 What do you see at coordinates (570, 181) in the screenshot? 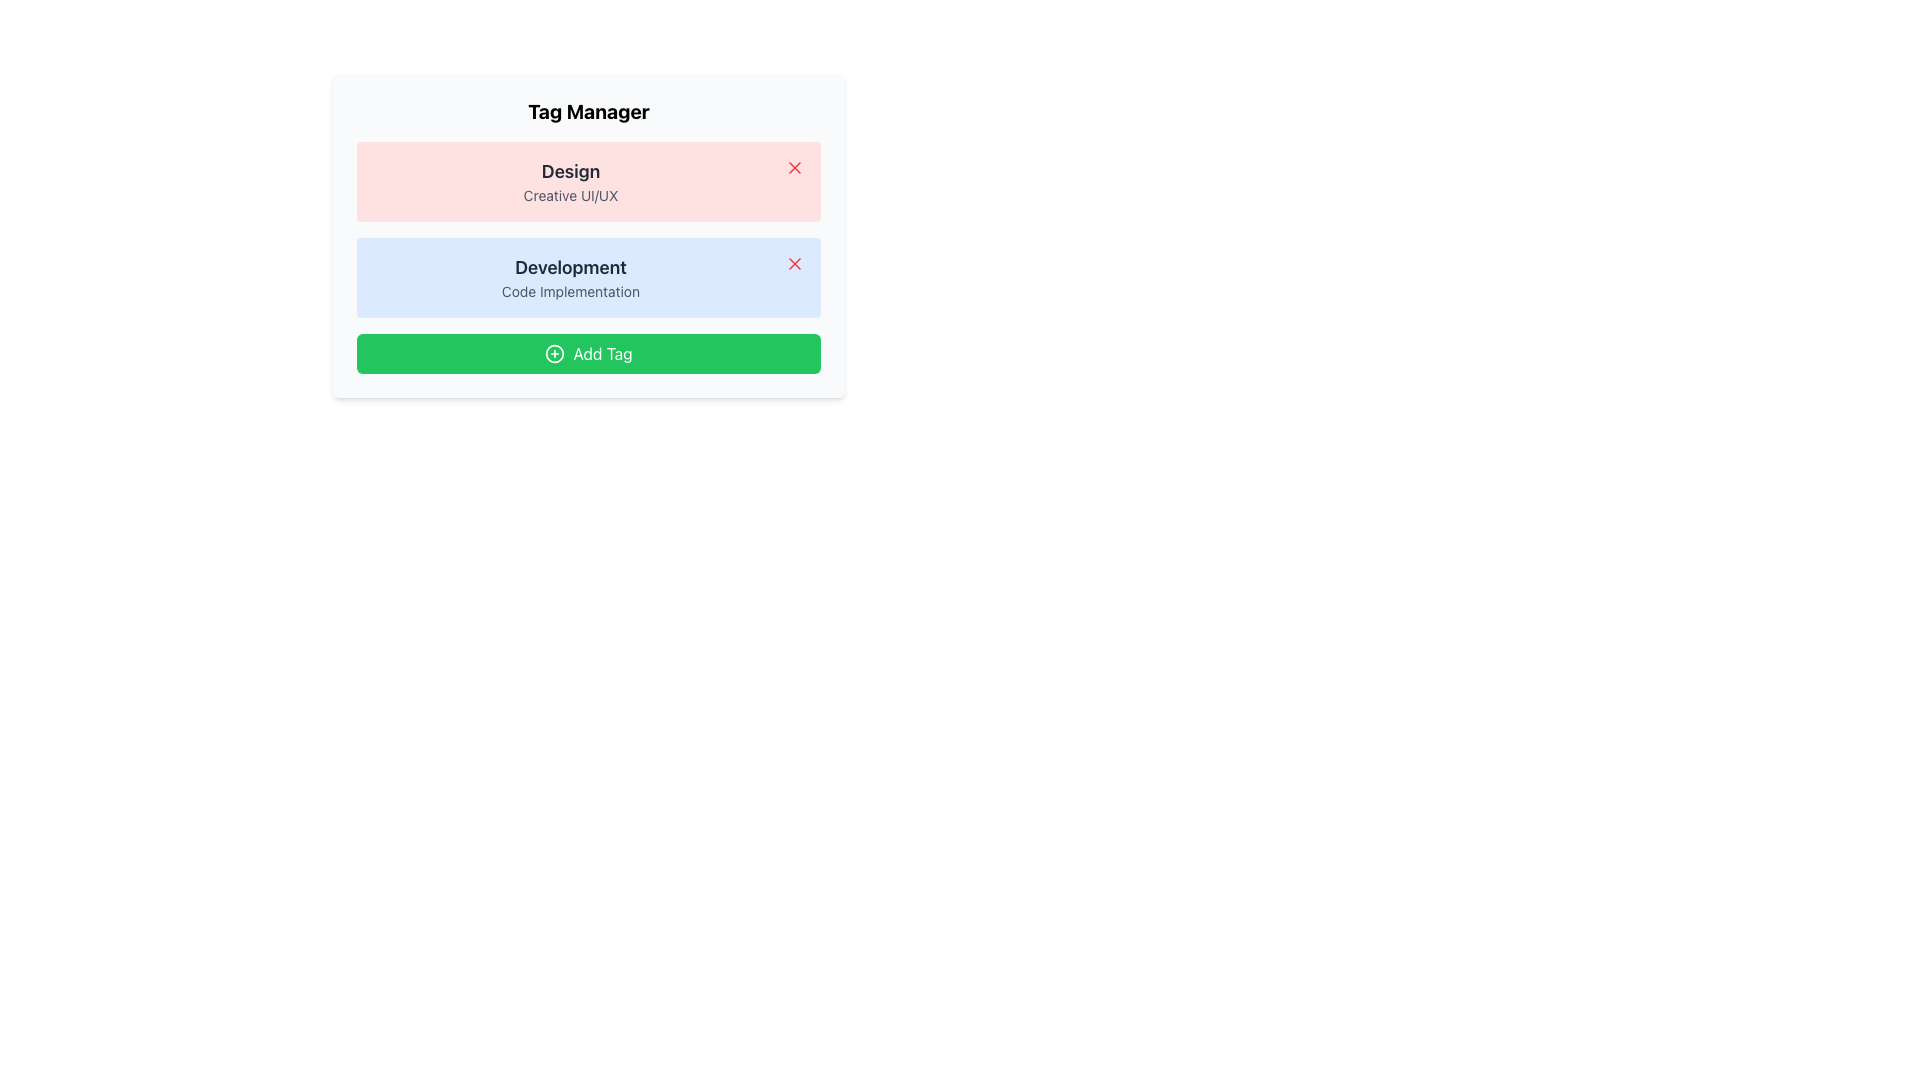
I see `the 'Design' label in the Tag Manager section, which represents the subcategory 'Creative UI/UX'` at bounding box center [570, 181].